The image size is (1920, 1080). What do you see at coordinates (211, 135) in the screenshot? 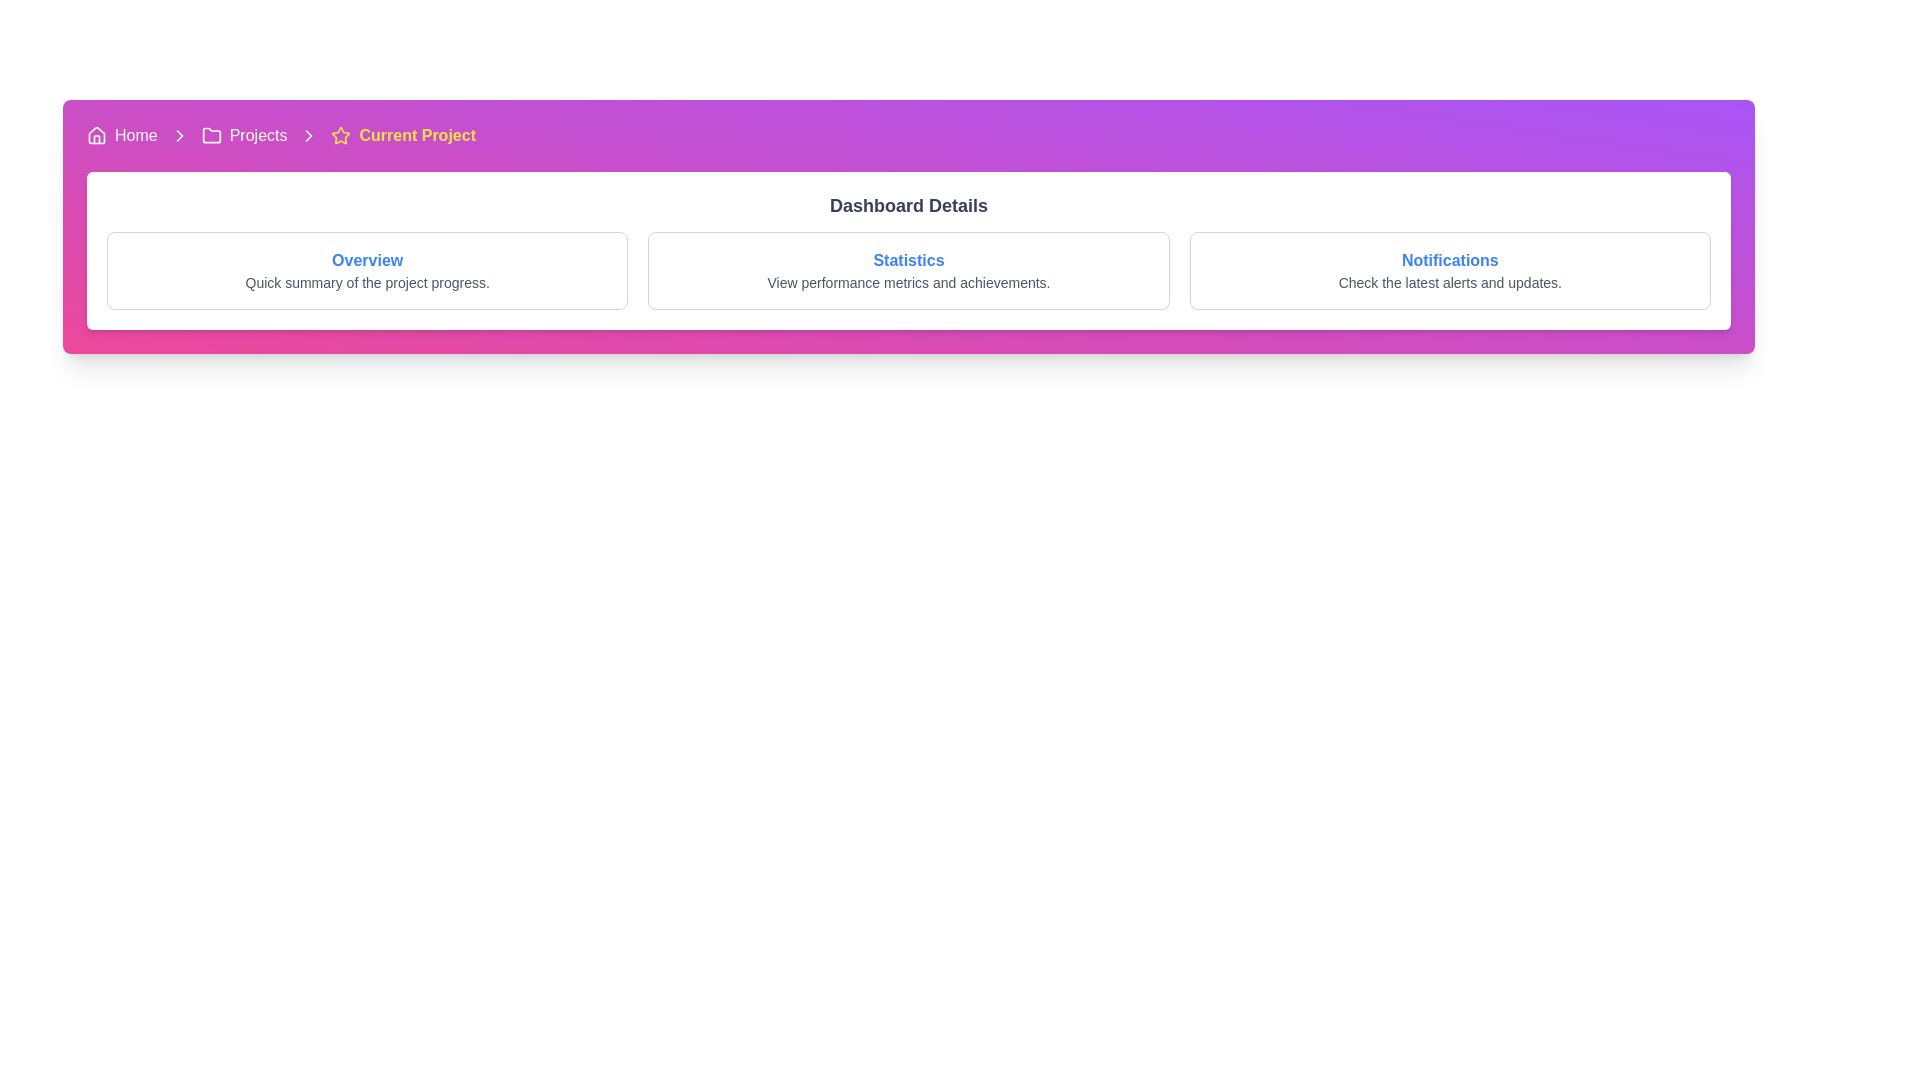
I see `the small folder icon with rounded edges, which is the first element in the breadcrumb navigation bar, located to the left of the 'Projects' label` at bounding box center [211, 135].